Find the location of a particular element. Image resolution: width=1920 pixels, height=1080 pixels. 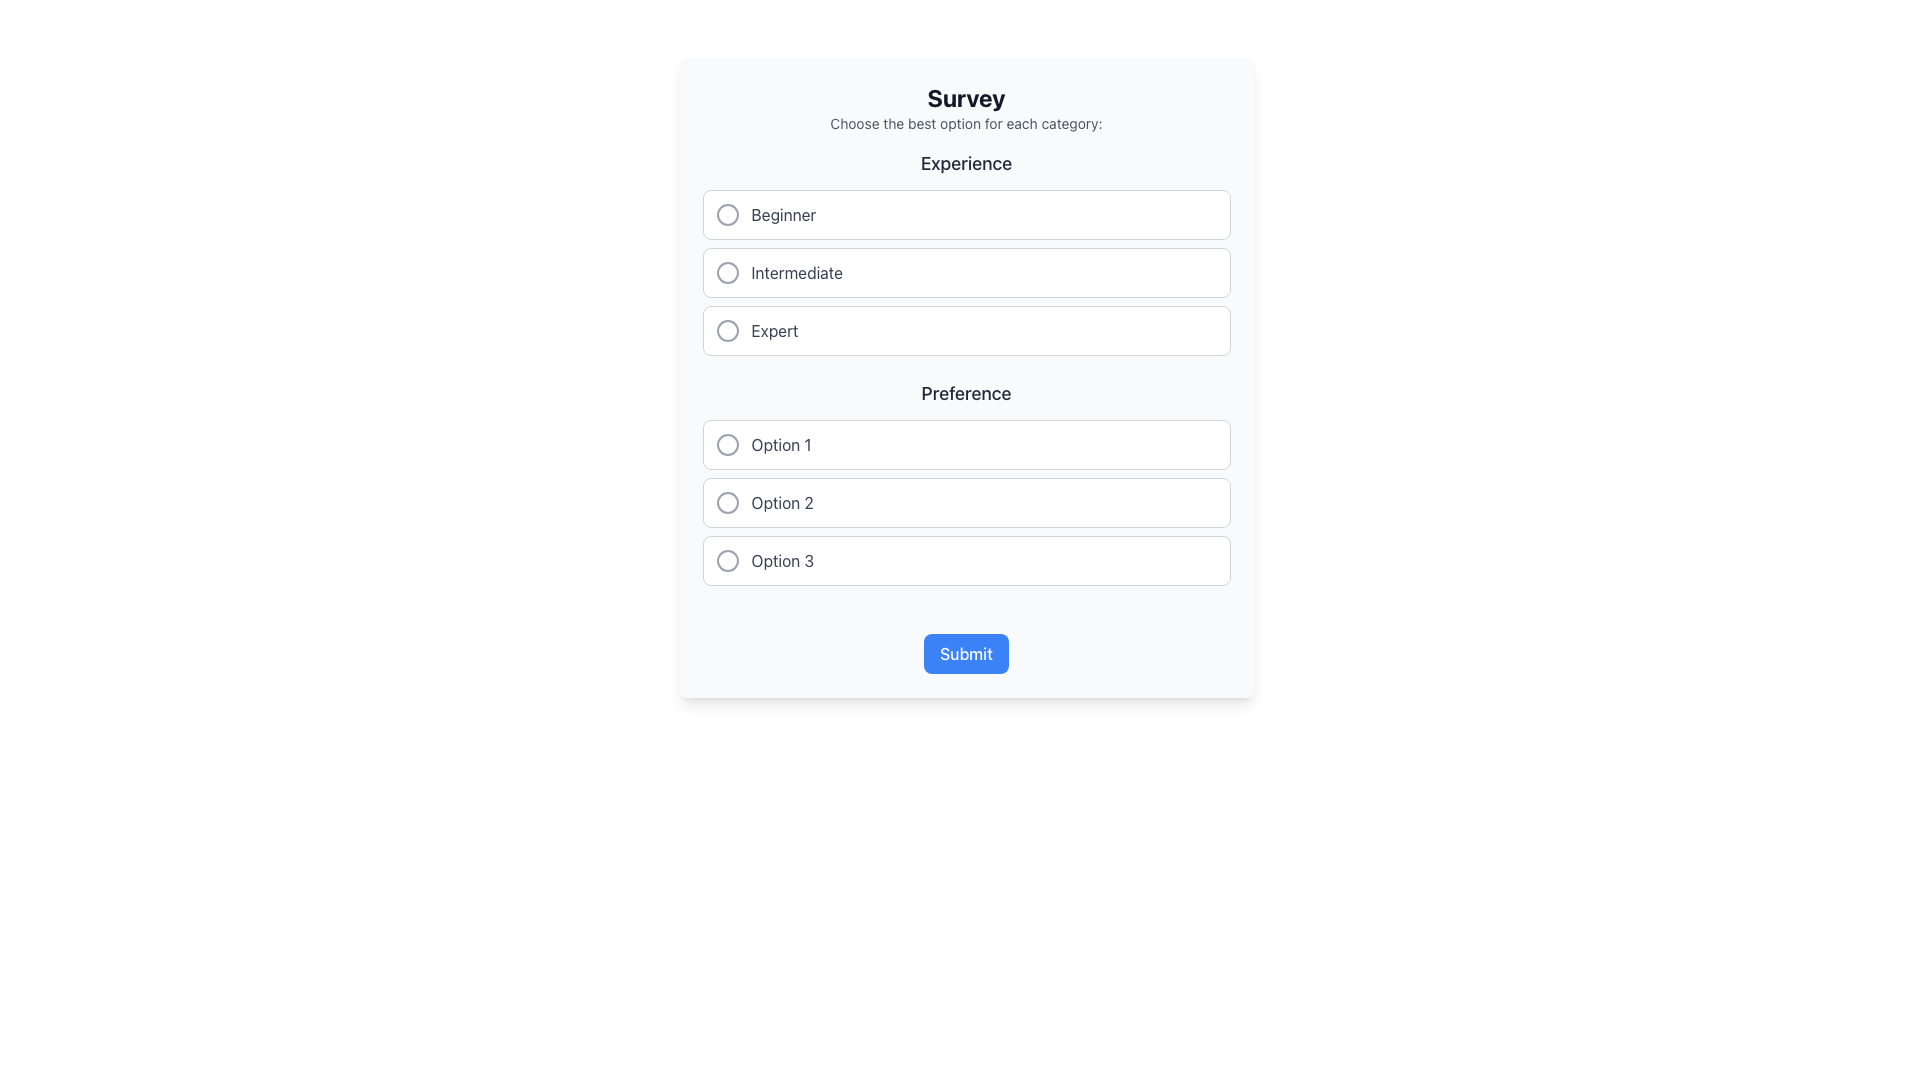

the selection indicator for the 'Intermediate' radio button is located at coordinates (726, 273).